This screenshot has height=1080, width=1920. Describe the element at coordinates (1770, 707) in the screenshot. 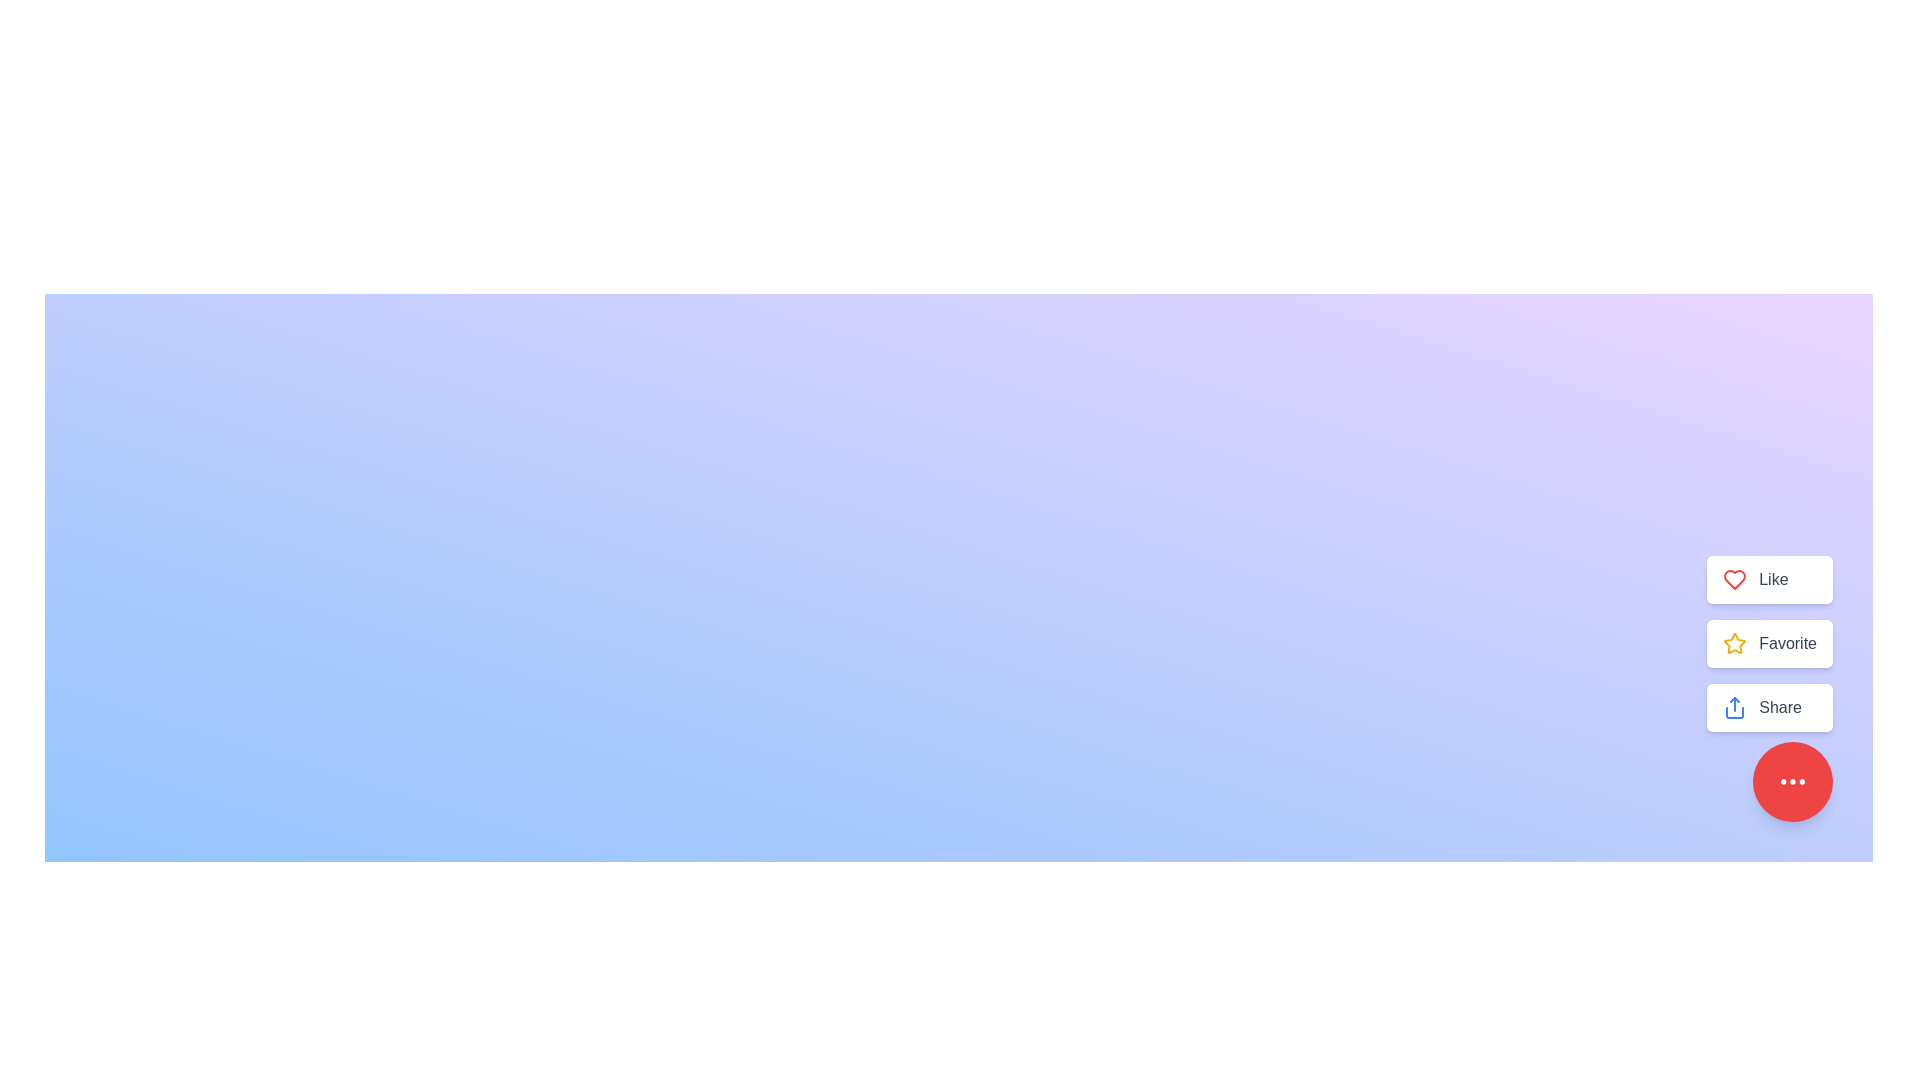

I see `the 'Share' button` at that location.